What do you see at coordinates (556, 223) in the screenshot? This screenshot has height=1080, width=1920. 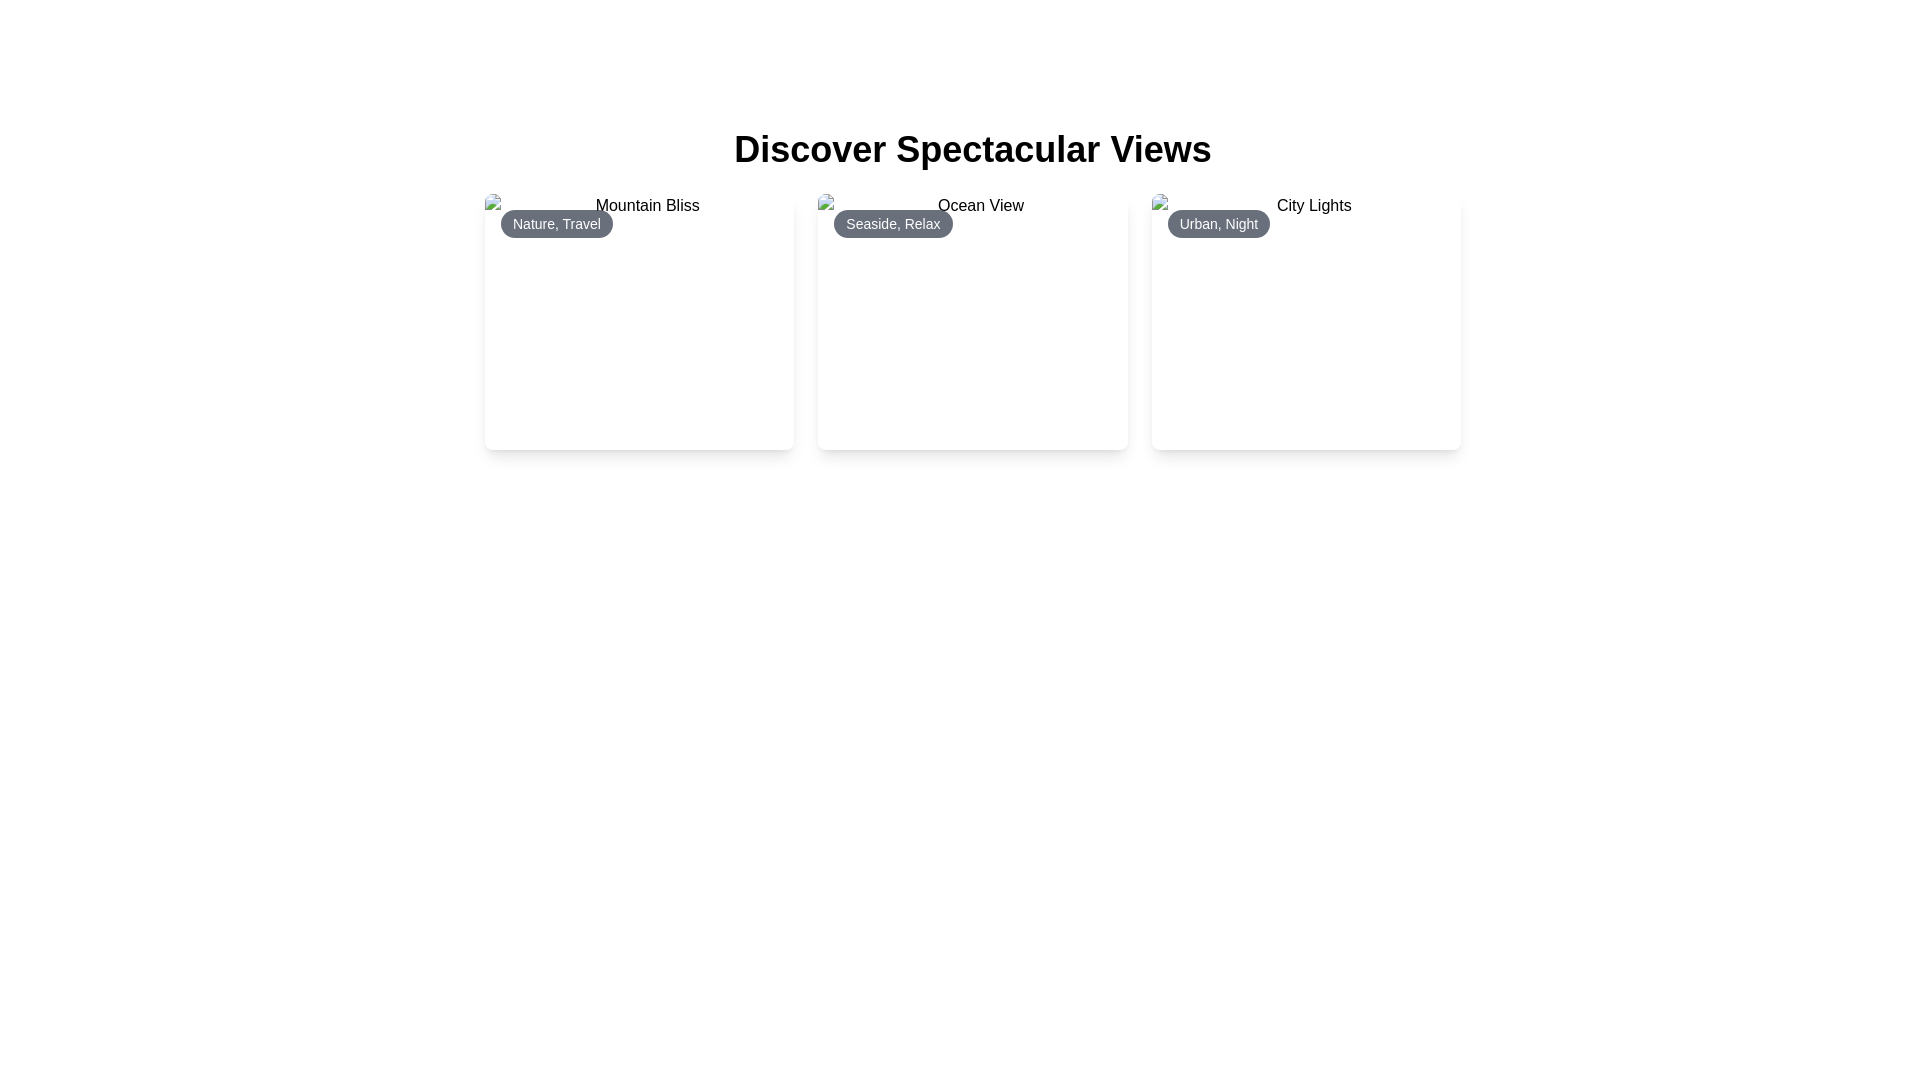 I see `text from the Tag or Badge indicating the category related to the image 'Mountain Bliss', located at the top-left corner of the image` at bounding box center [556, 223].